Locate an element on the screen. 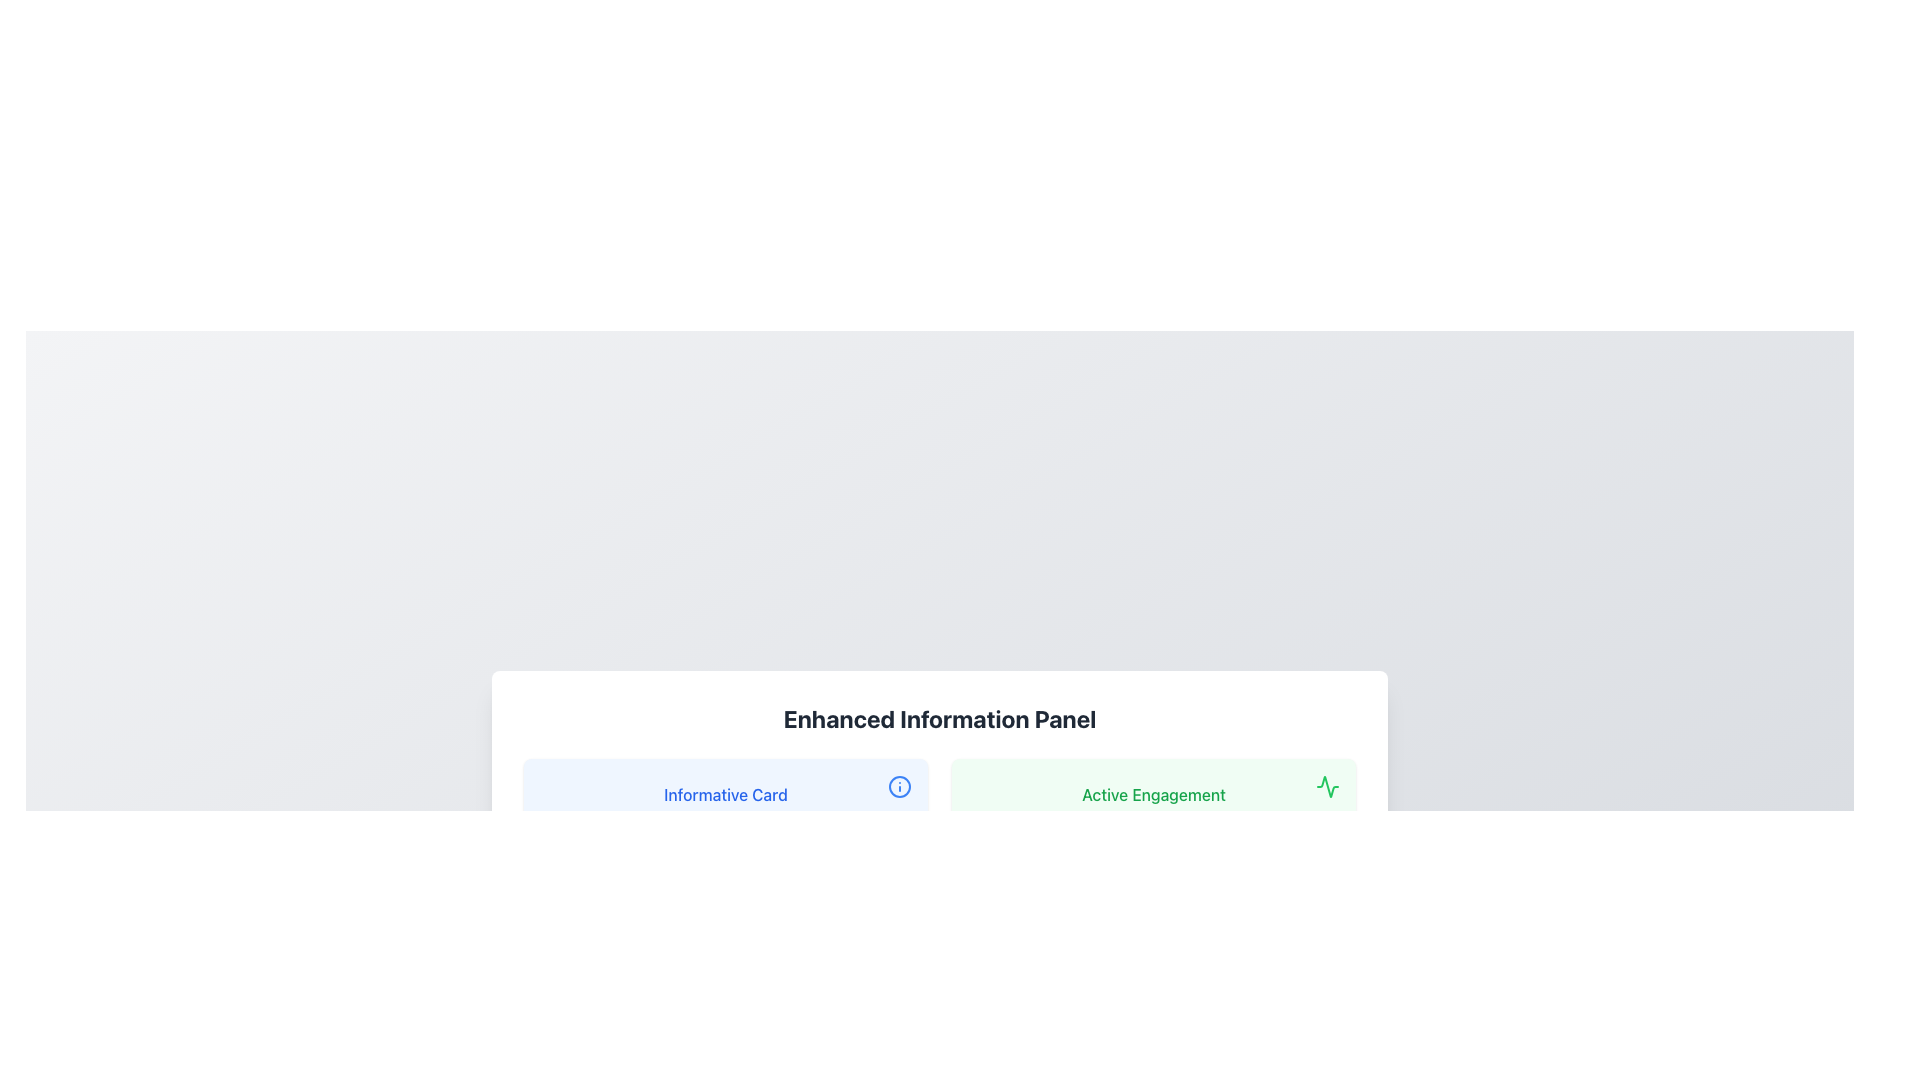  the first Informational card in the grid layout, located at the top left, which provides static information to users is located at coordinates (724, 822).